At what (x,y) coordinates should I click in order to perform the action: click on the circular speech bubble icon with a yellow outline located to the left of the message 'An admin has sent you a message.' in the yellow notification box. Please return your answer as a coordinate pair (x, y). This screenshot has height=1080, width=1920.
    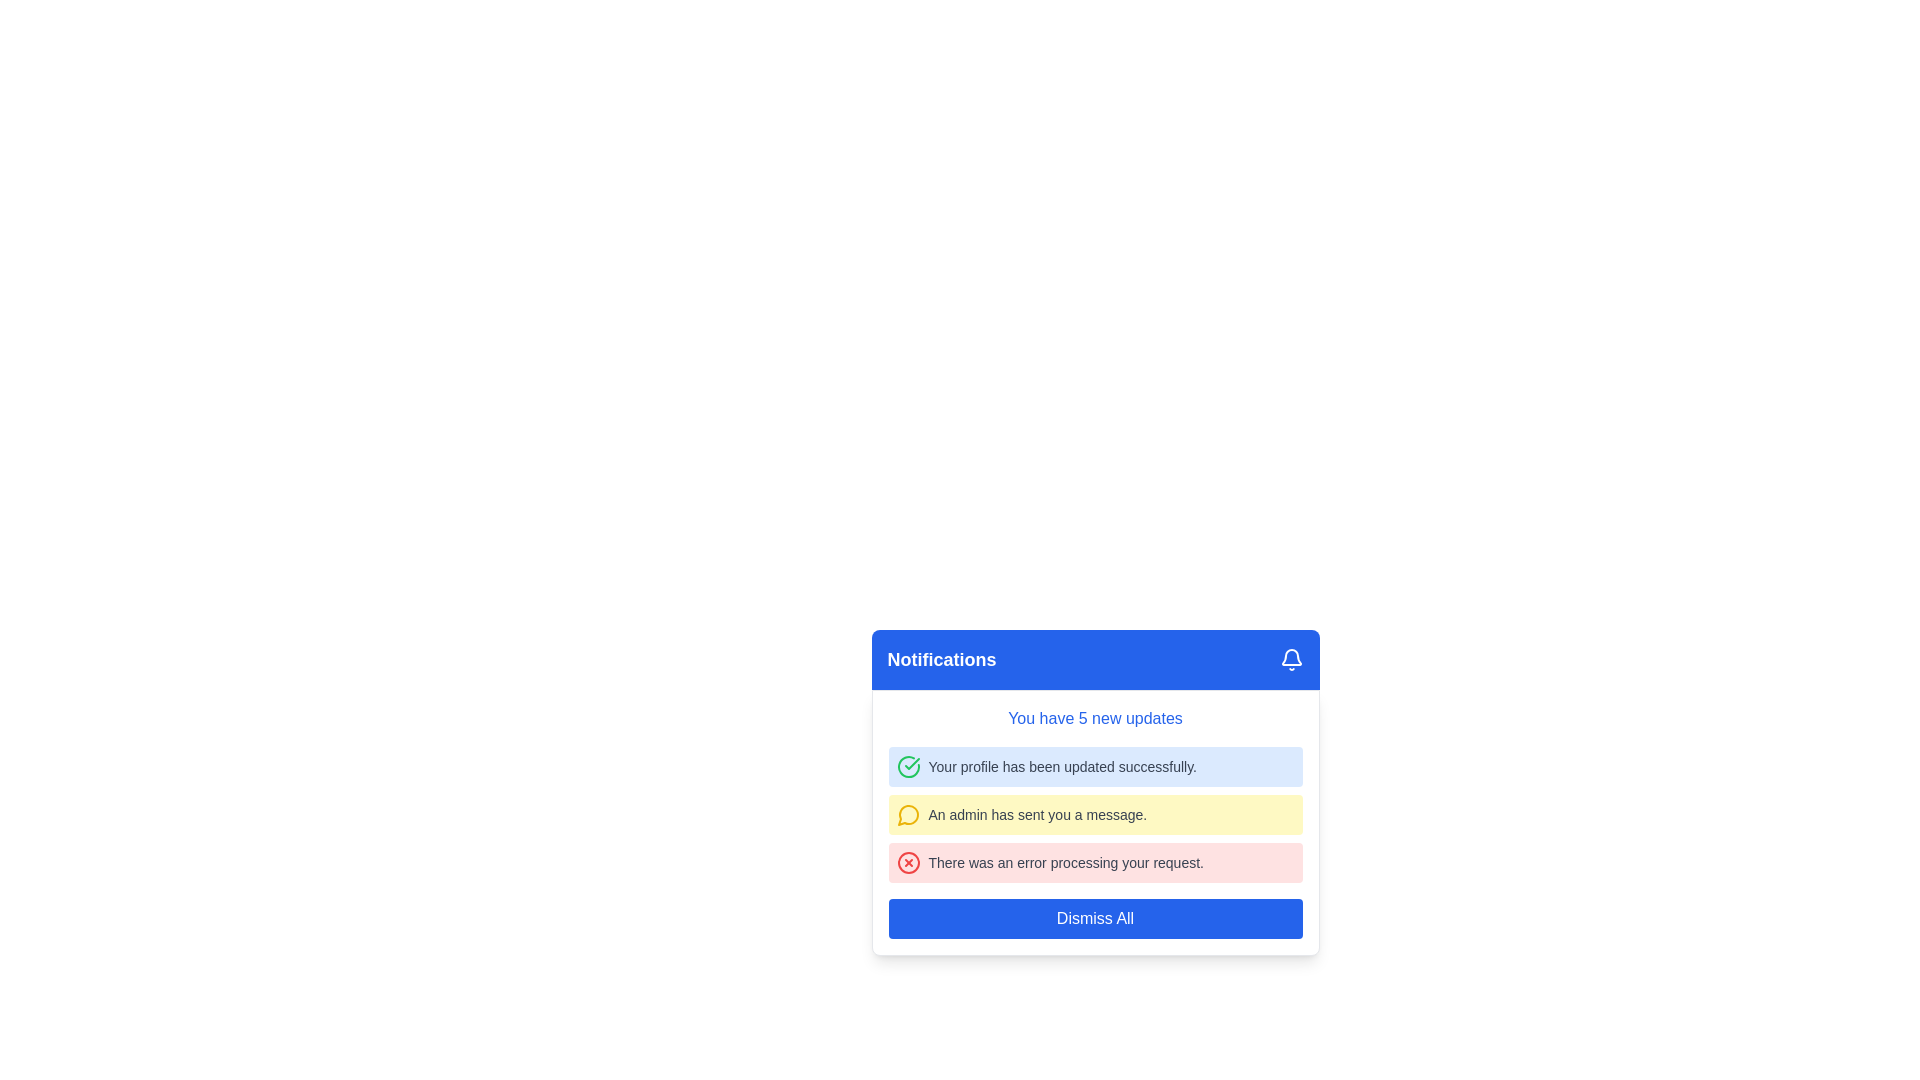
    Looking at the image, I should click on (907, 814).